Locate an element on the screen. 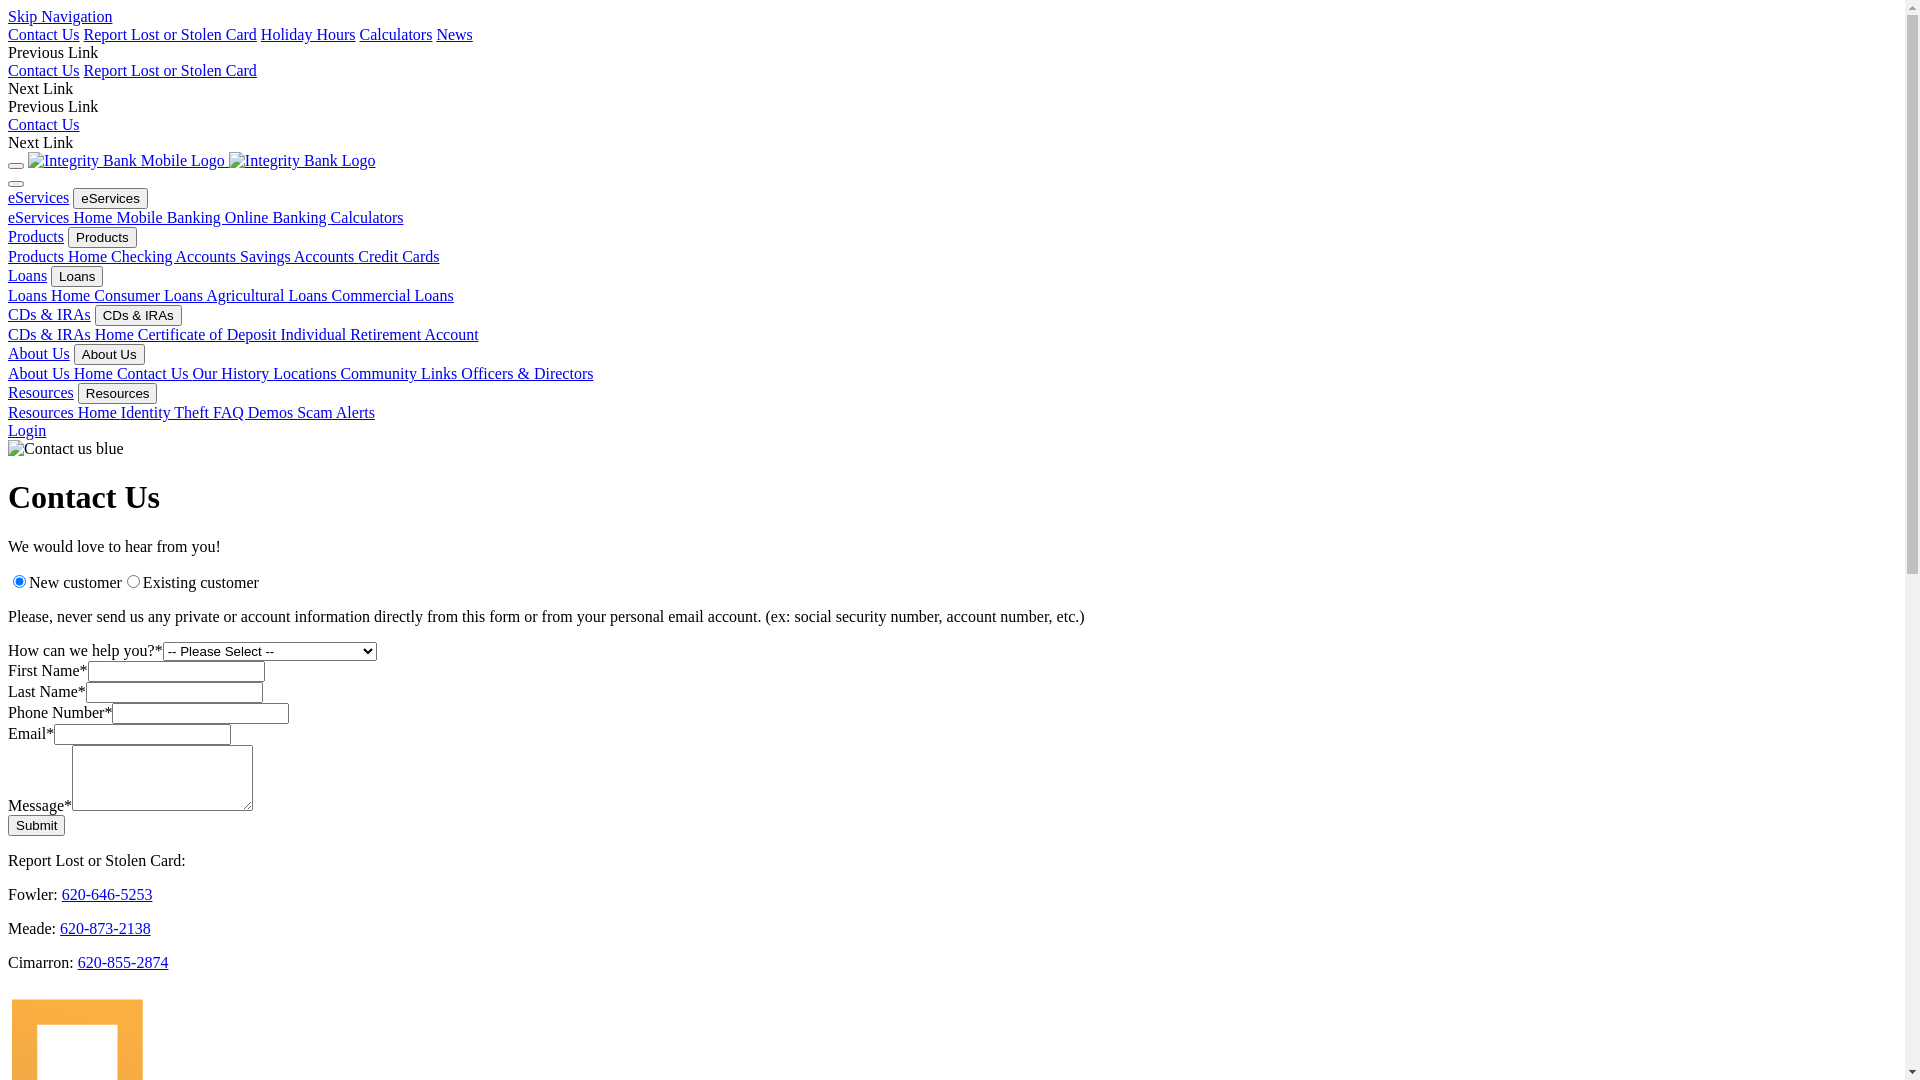 The width and height of the screenshot is (1920, 1080). 'Resources' is located at coordinates (117, 393).